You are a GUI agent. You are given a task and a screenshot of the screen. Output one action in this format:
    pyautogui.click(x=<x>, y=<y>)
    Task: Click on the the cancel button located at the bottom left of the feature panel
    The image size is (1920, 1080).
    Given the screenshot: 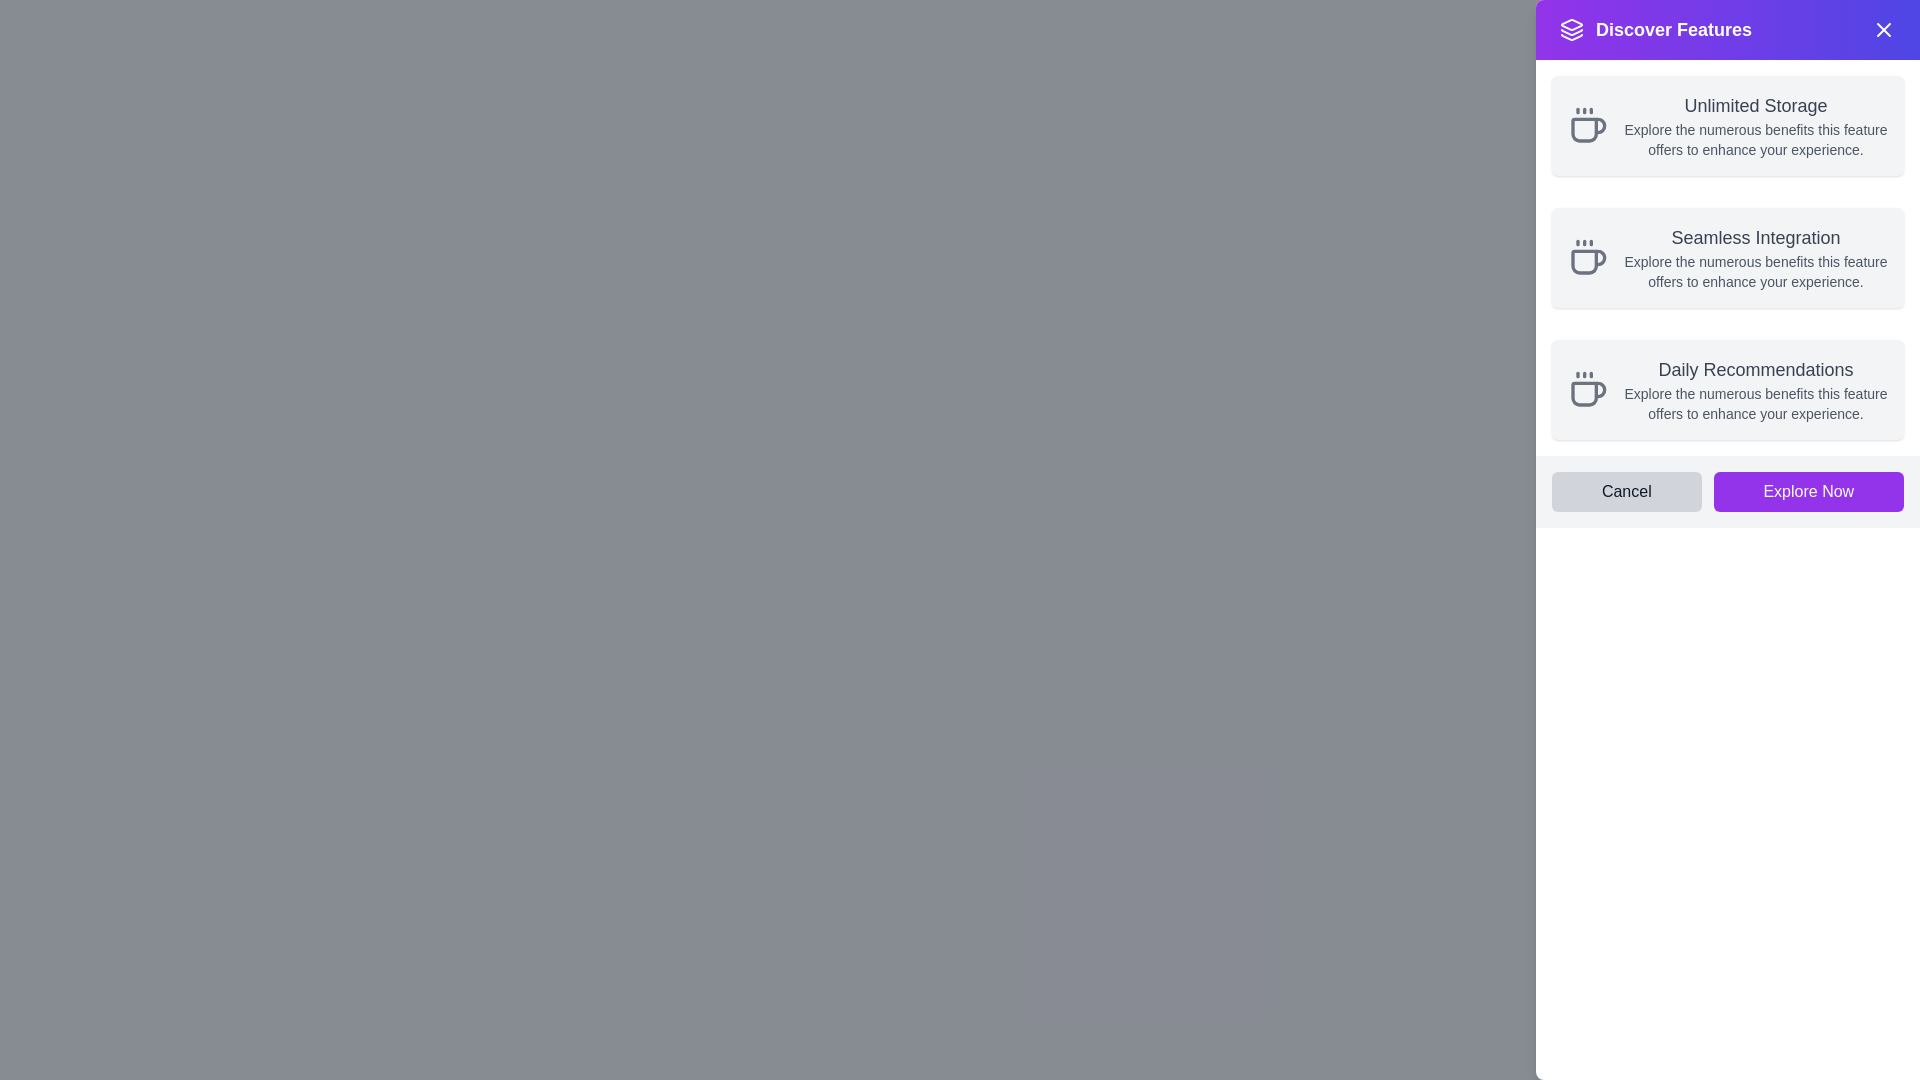 What is the action you would take?
    pyautogui.click(x=1626, y=492)
    